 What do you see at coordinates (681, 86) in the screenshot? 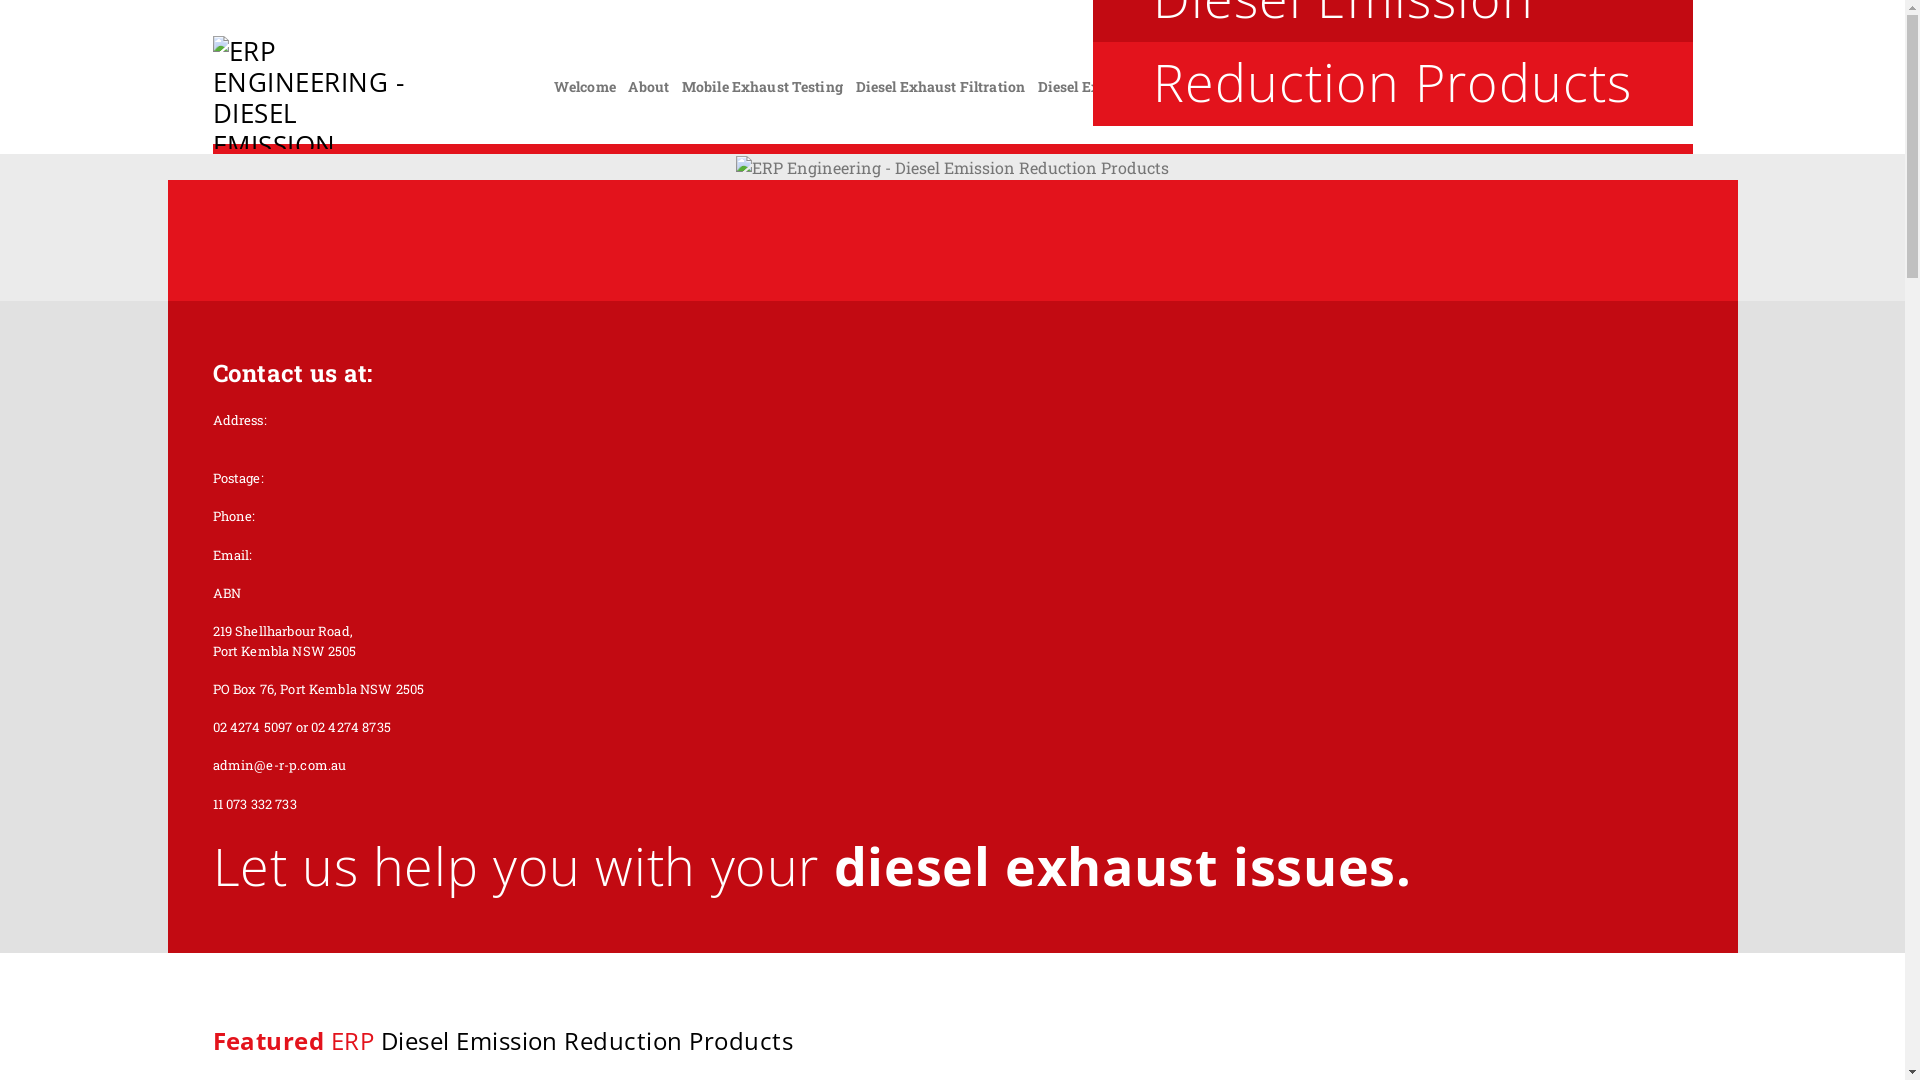
I see `'Mobile Exhaust Testing'` at bounding box center [681, 86].